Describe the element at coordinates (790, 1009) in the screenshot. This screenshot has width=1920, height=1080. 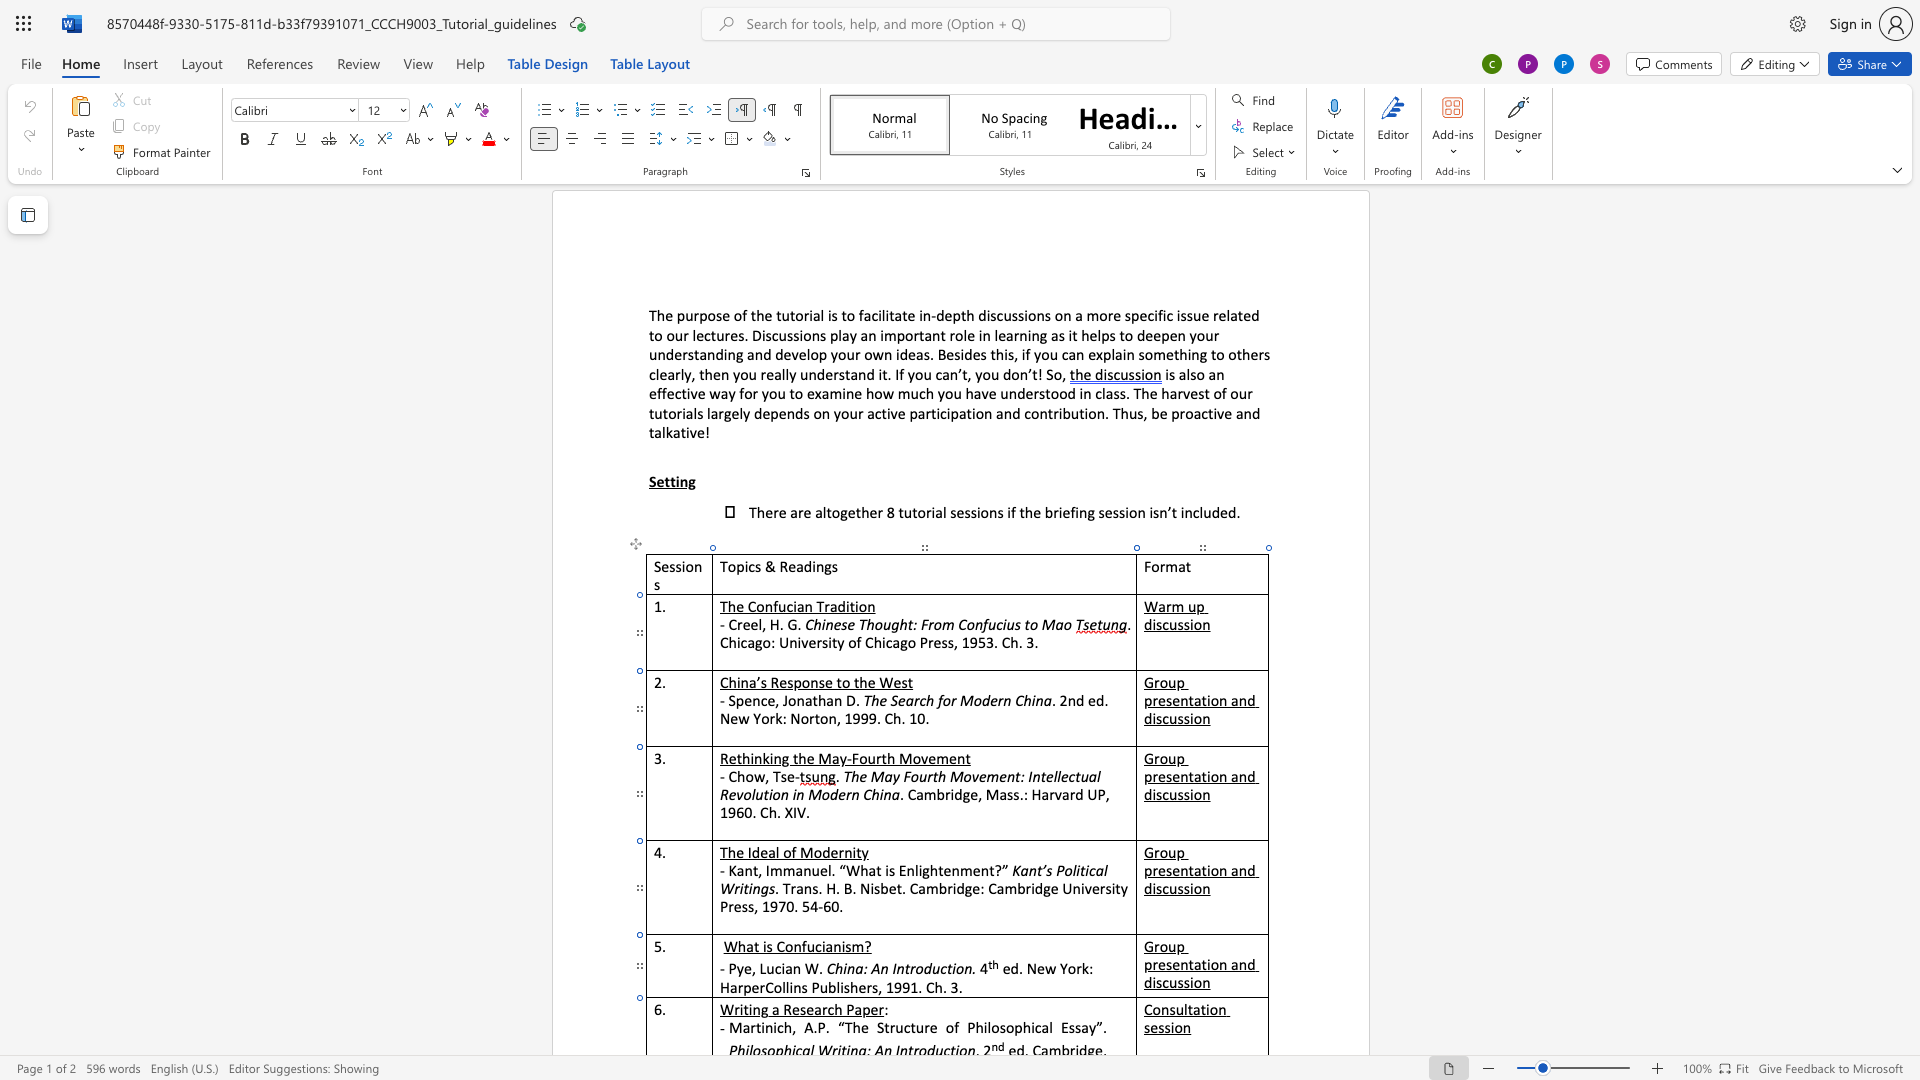
I see `the space between the continuous character "R" and "e" in the text` at that location.